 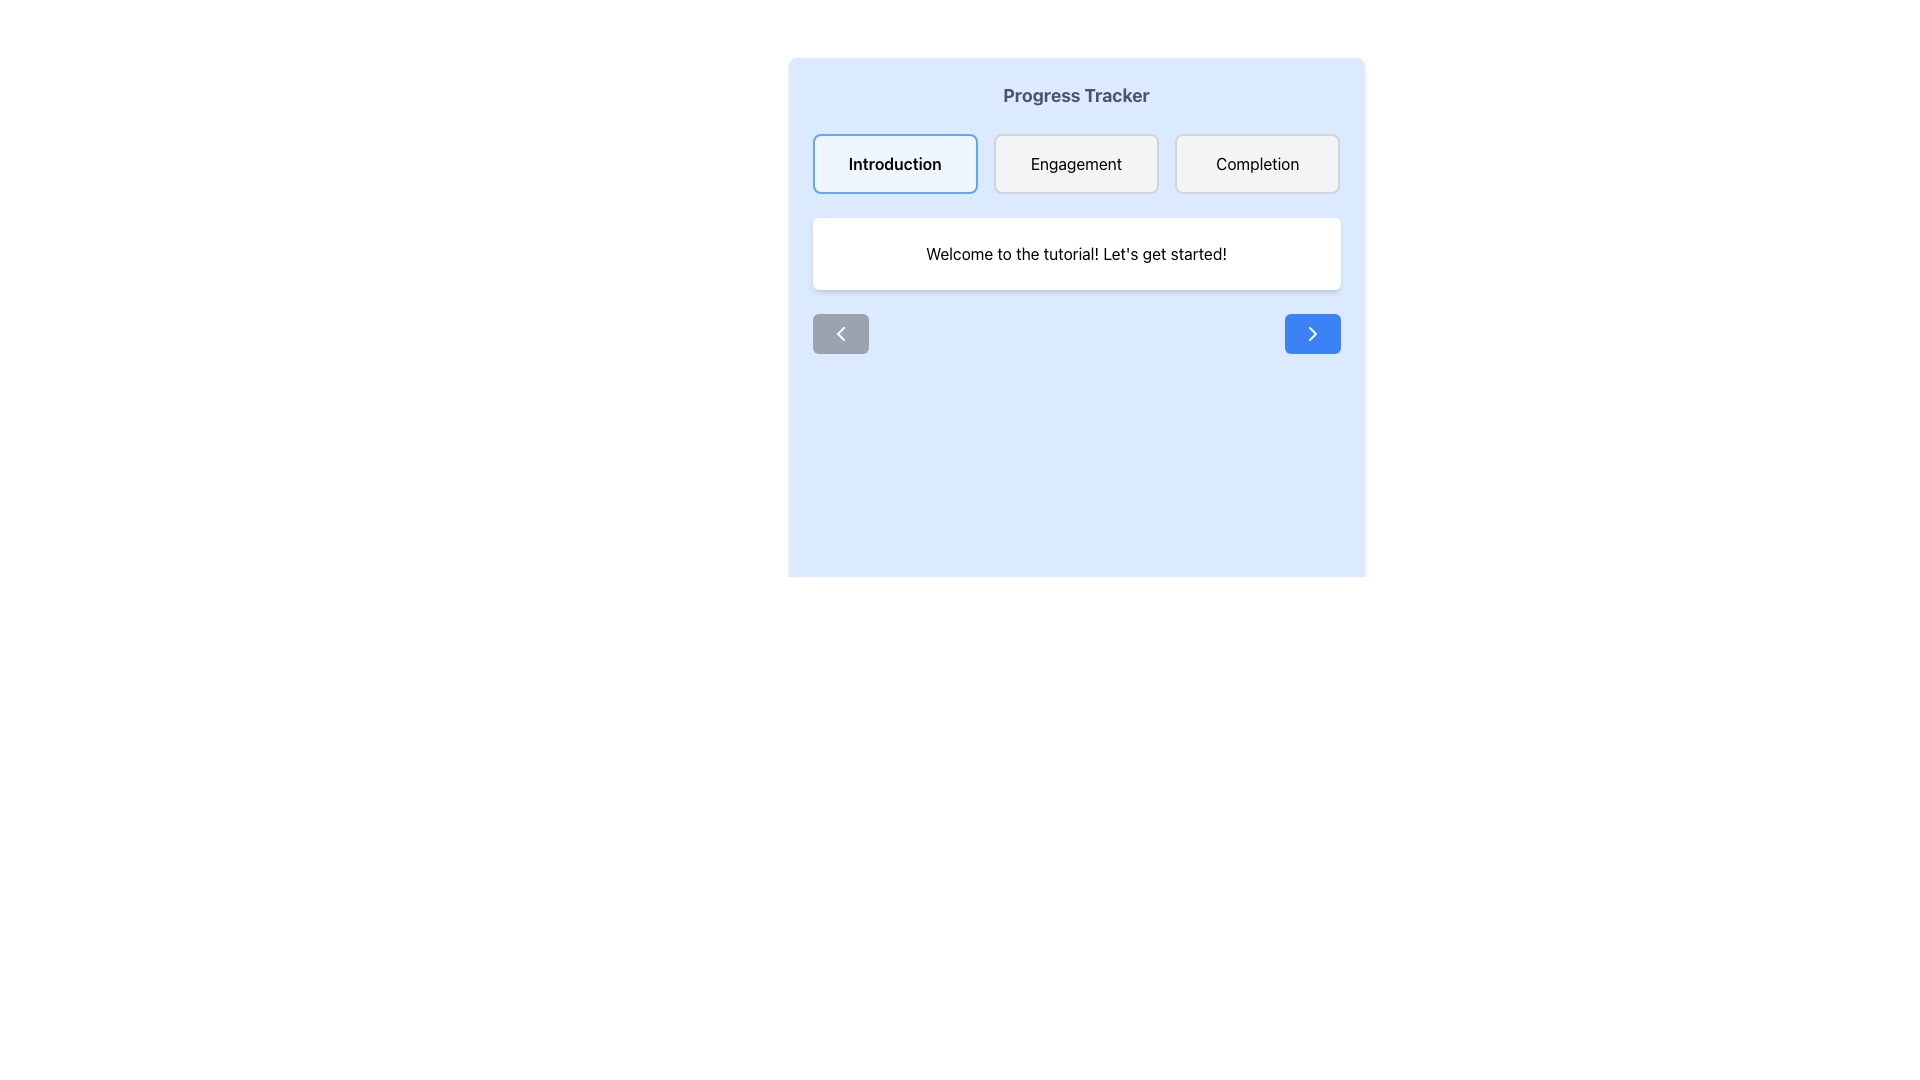 I want to click on the left-facing chevron button located on the left side of the interface below the introductory message, so click(x=840, y=333).